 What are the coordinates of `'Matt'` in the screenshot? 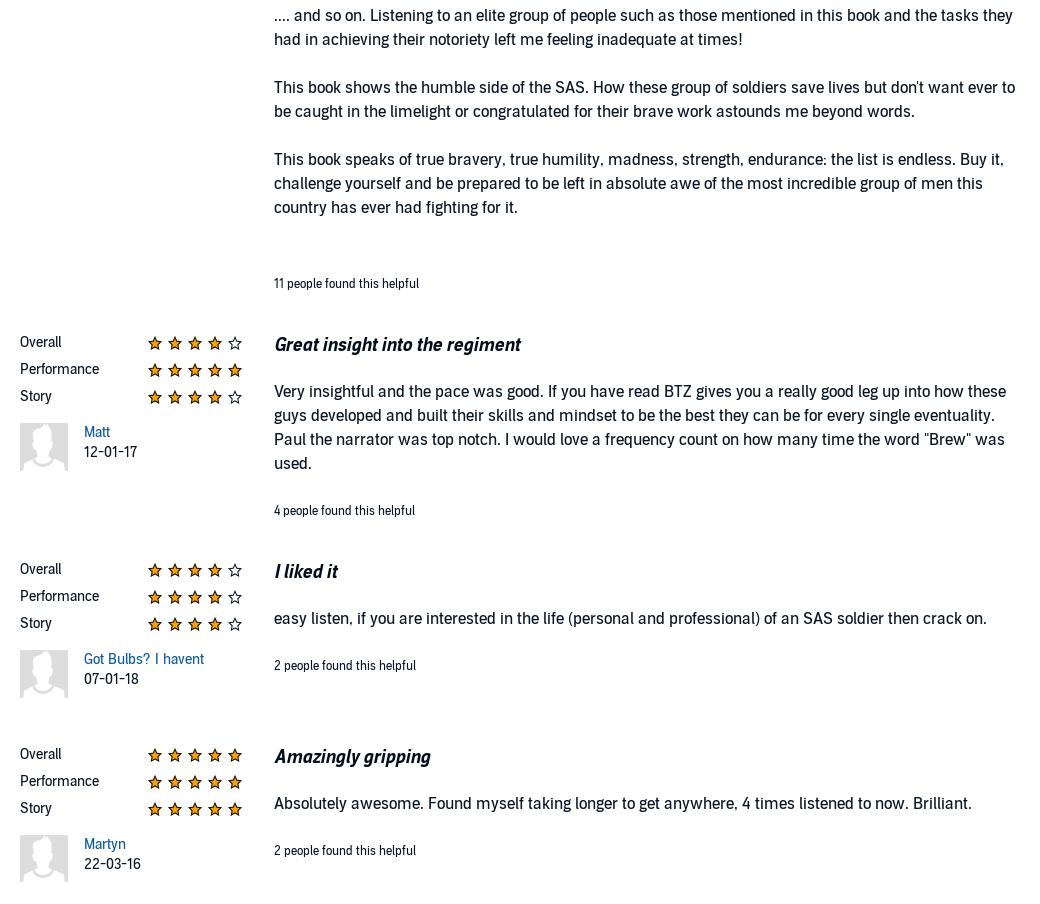 It's located at (94, 432).